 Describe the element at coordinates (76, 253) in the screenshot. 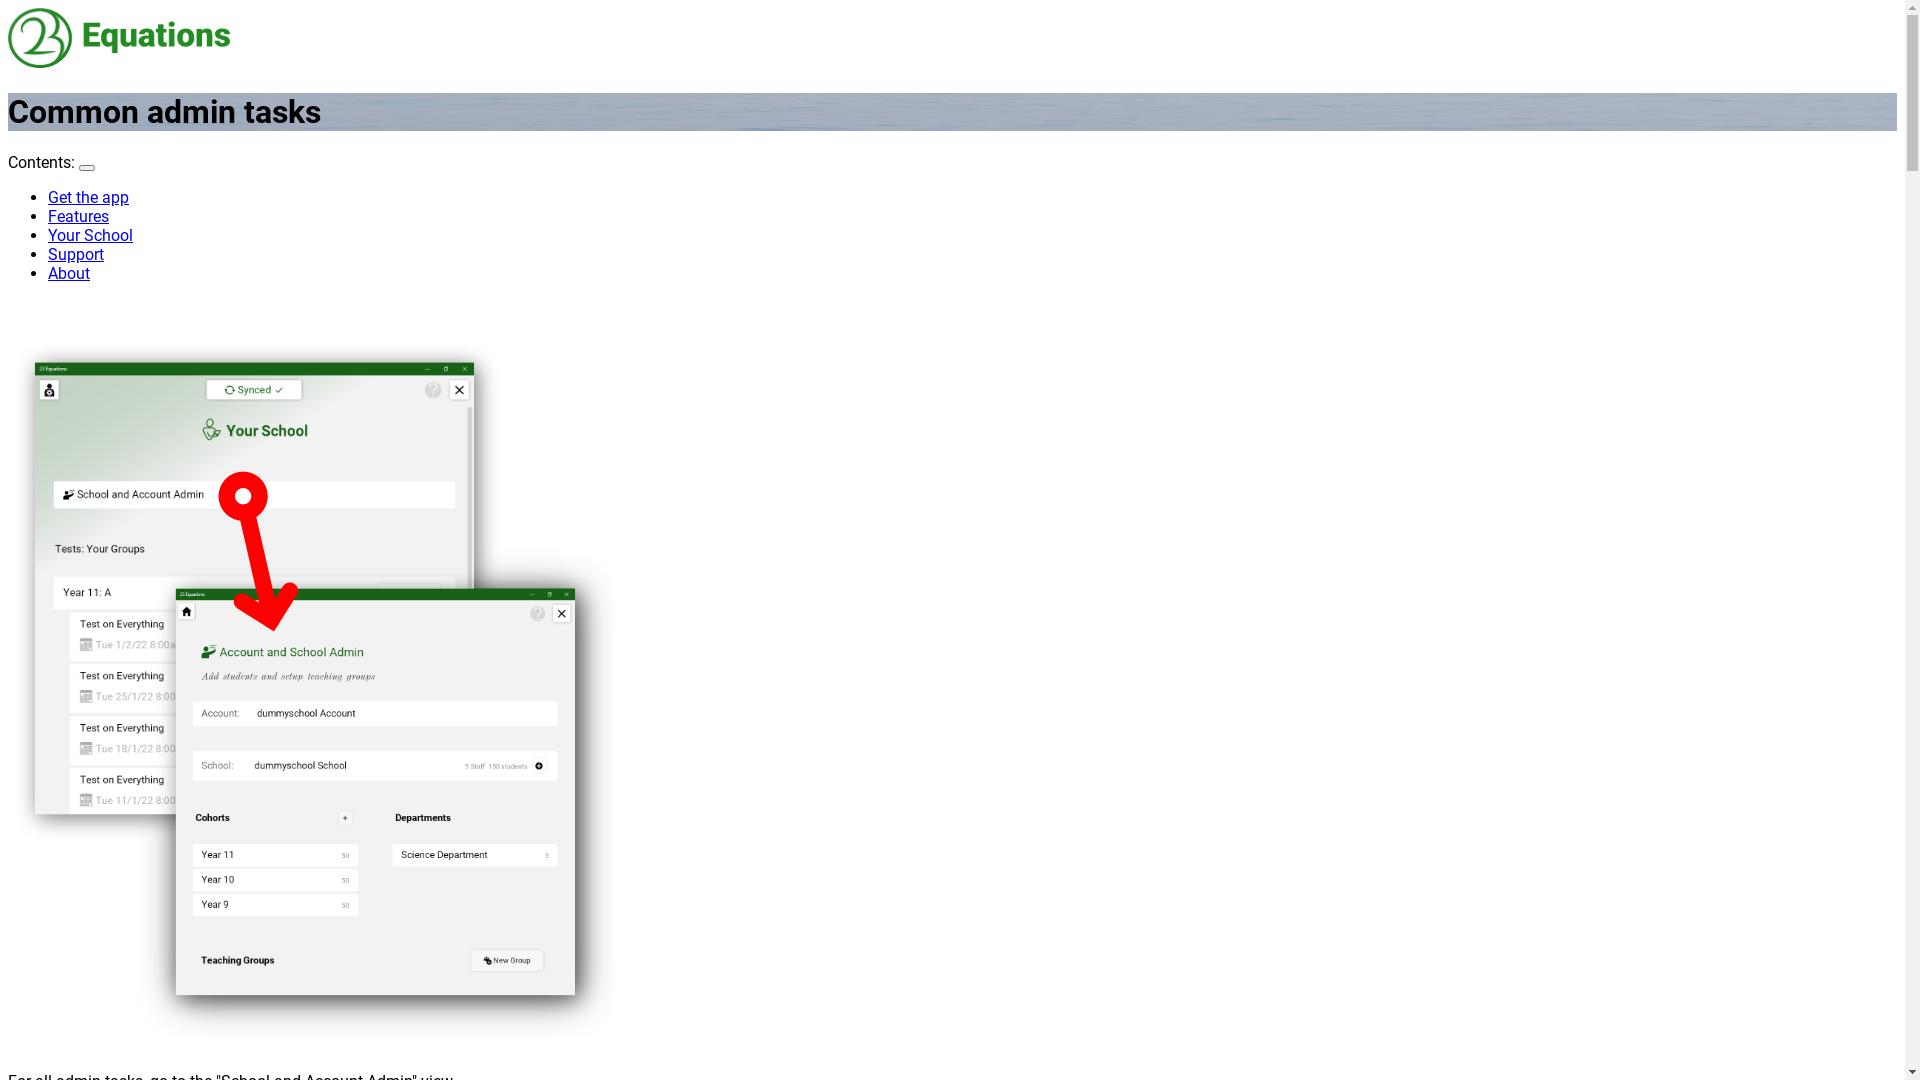

I see `'Support'` at that location.